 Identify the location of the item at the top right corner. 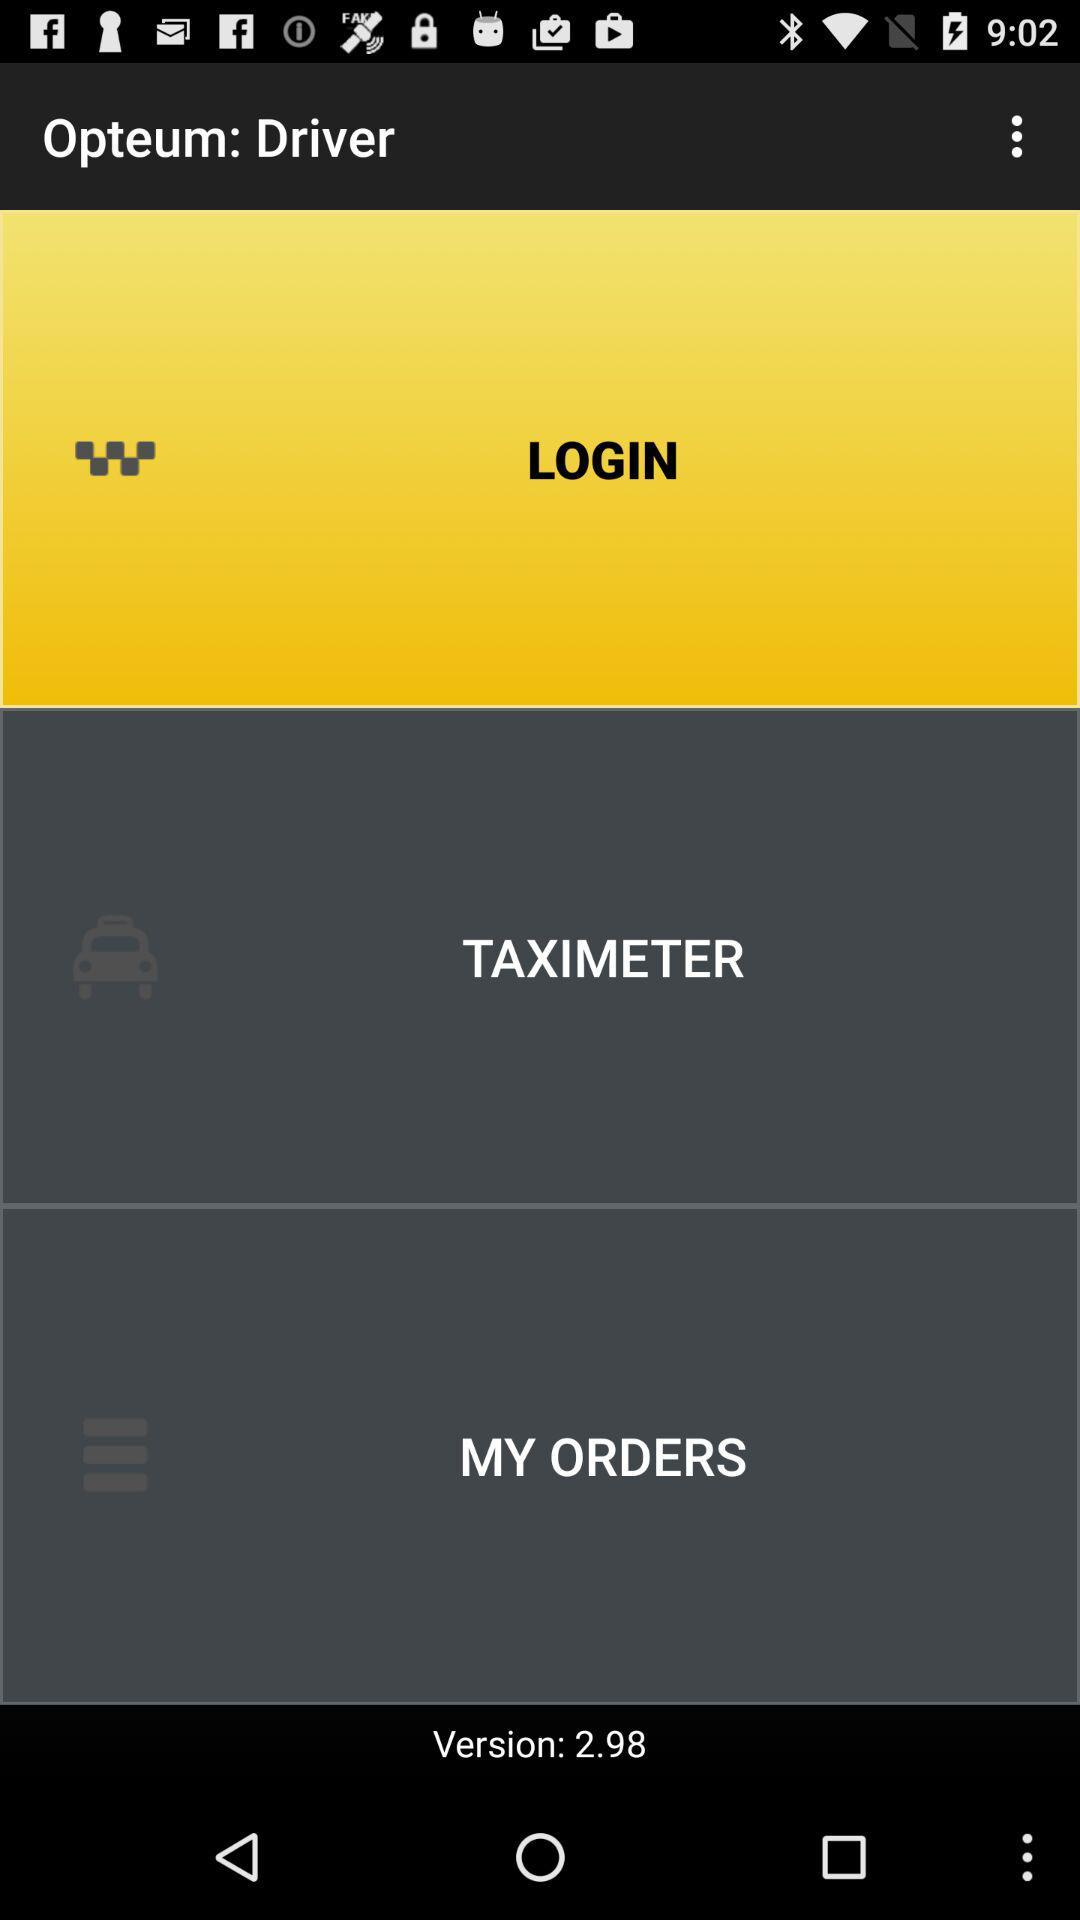
(1017, 135).